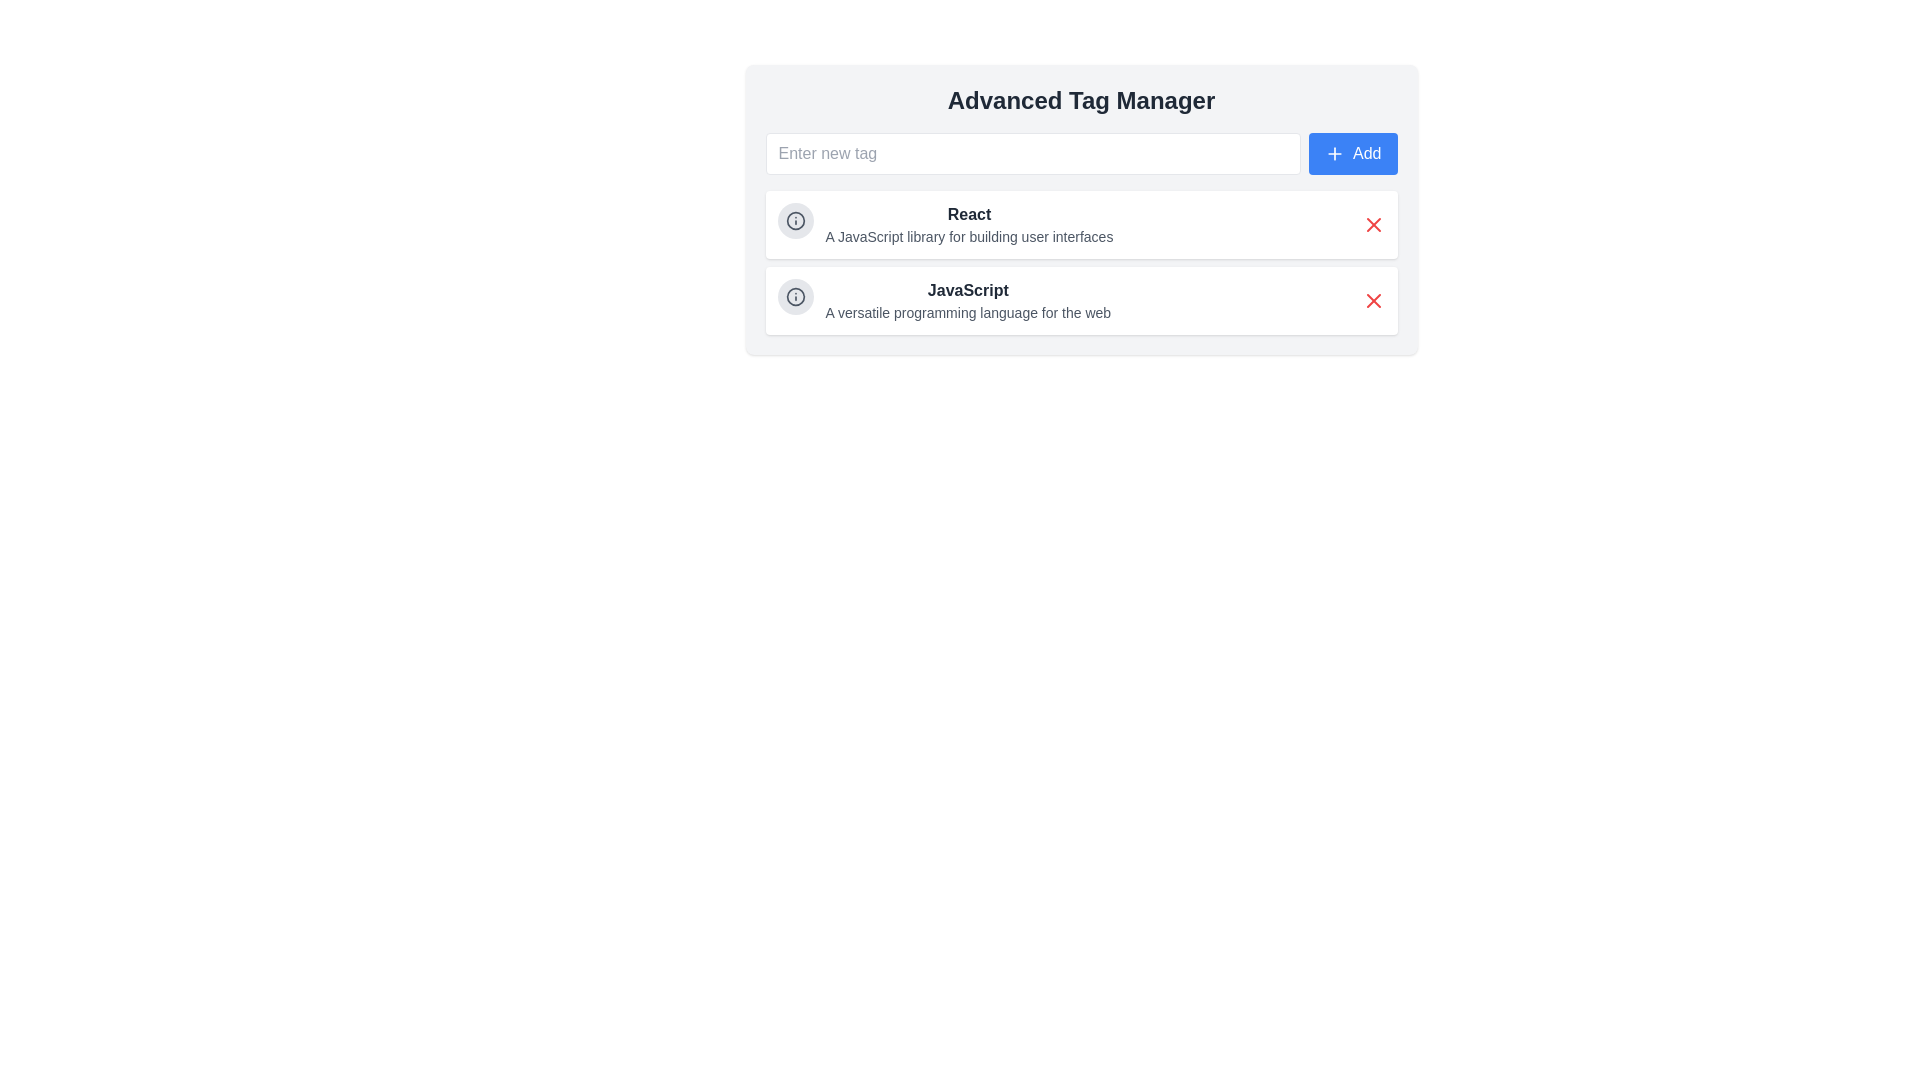 The image size is (1920, 1080). Describe the element at coordinates (1334, 153) in the screenshot. I see `the 'Add' button by clicking on its icon, which serves as a visual indicator for adding a new item or tag` at that location.